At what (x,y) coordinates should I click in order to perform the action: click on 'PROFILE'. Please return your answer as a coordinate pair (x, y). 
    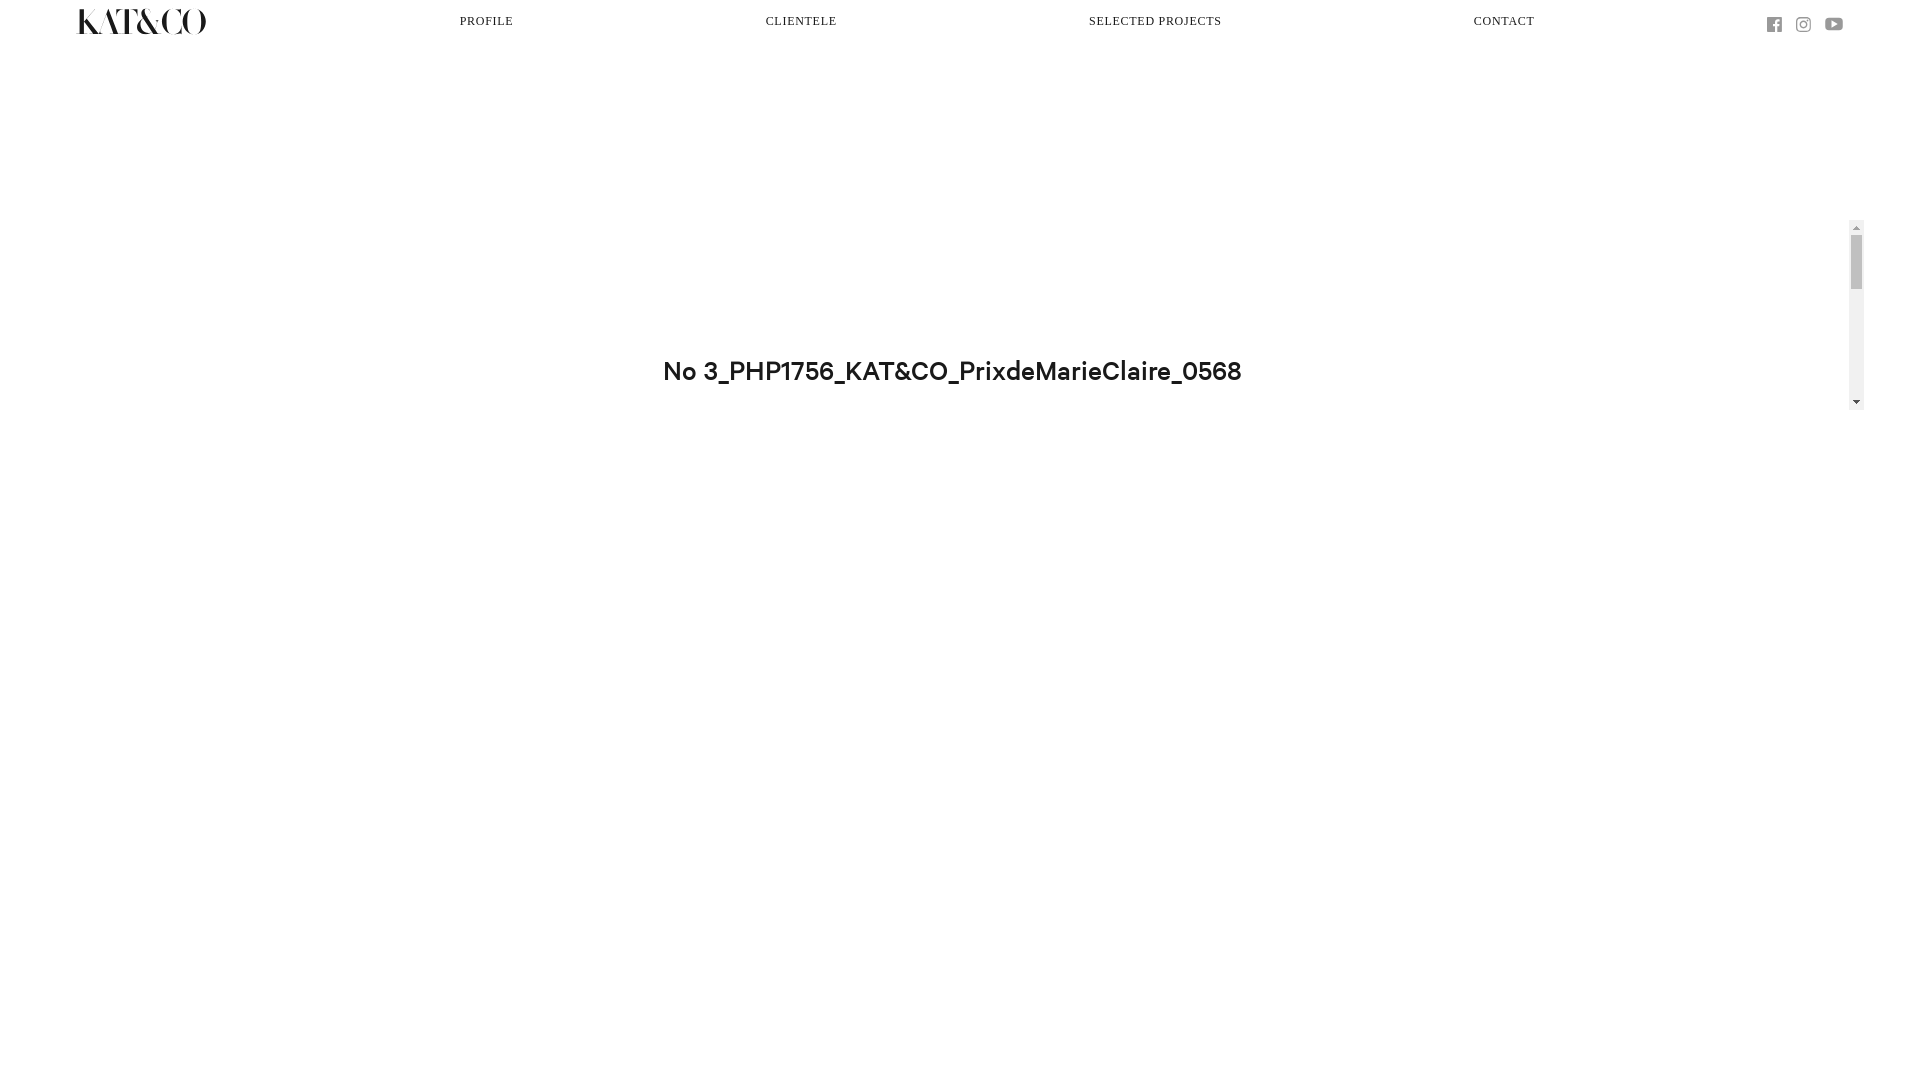
    Looking at the image, I should click on (486, 22).